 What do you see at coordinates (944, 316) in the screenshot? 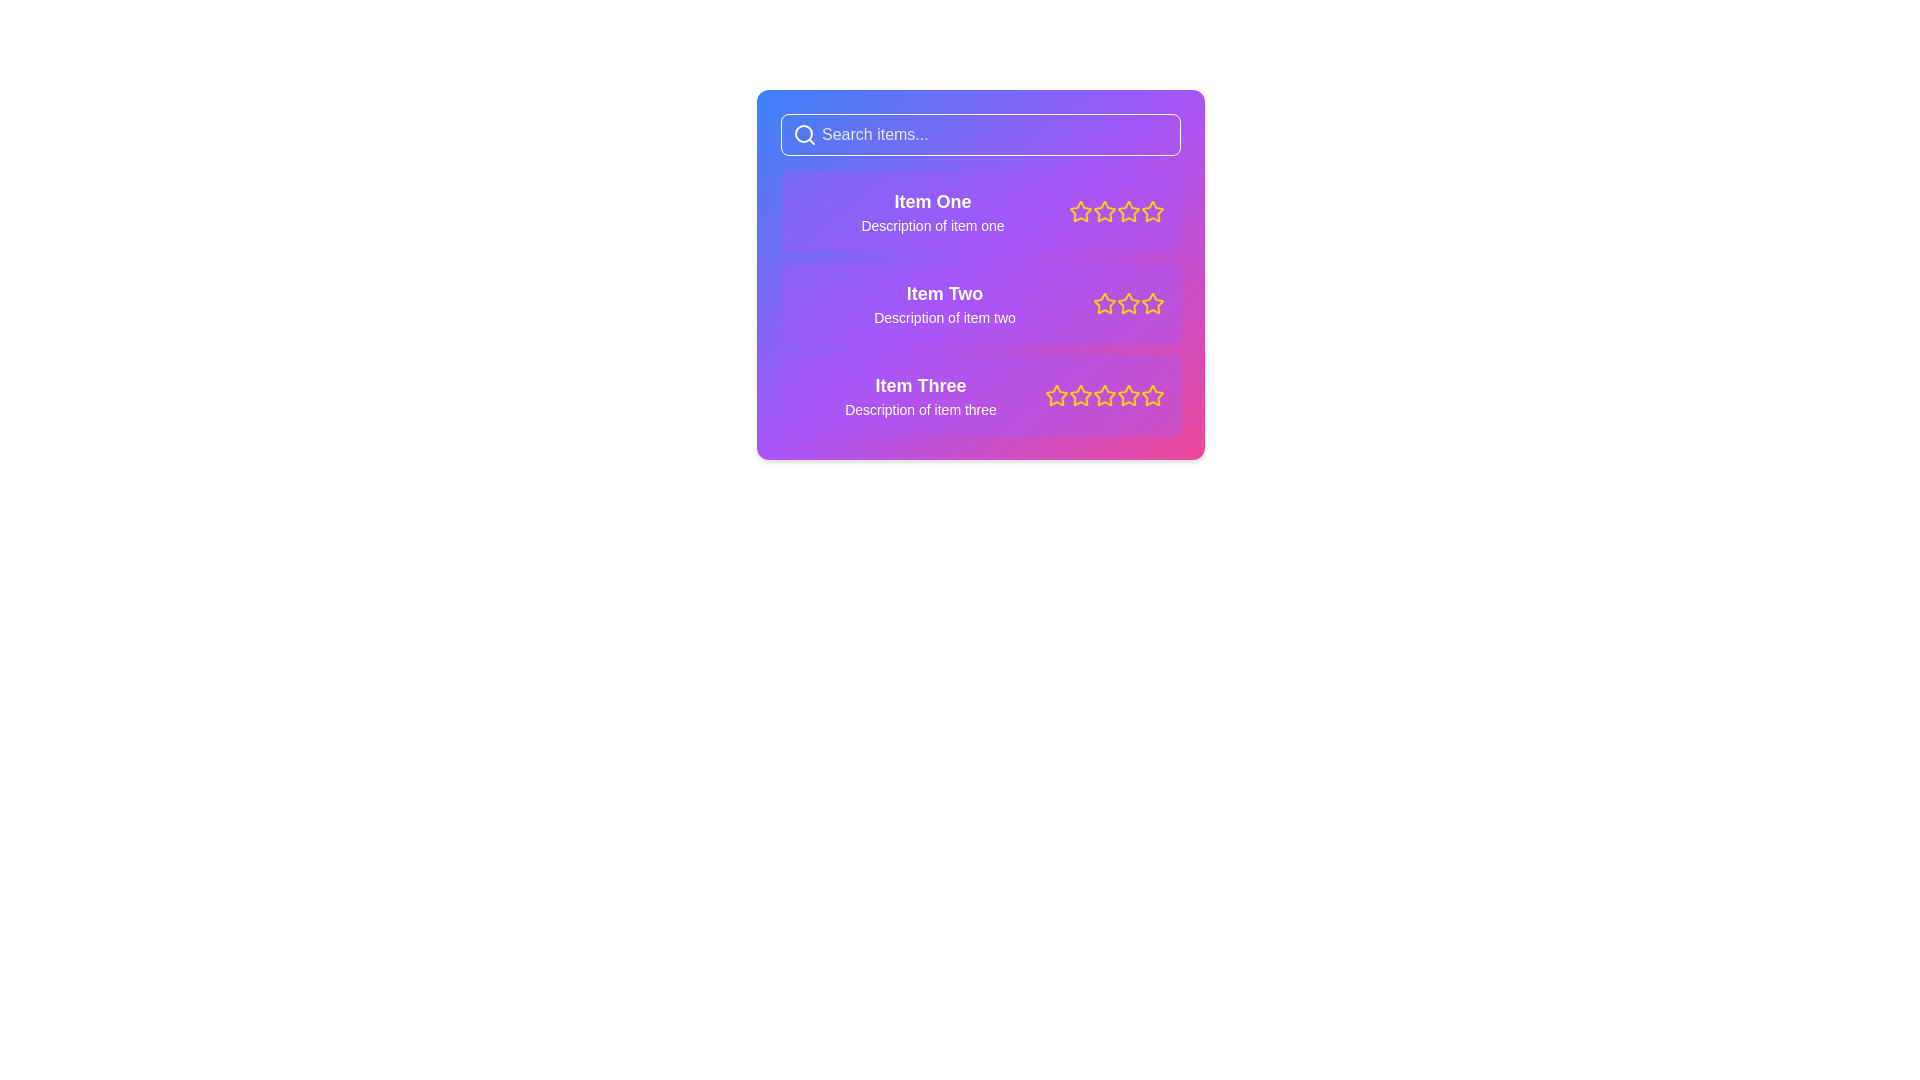
I see `the text label providing additional details related to 'Item Two' in the list, which is positioned below its sibling title and centered horizontally` at bounding box center [944, 316].